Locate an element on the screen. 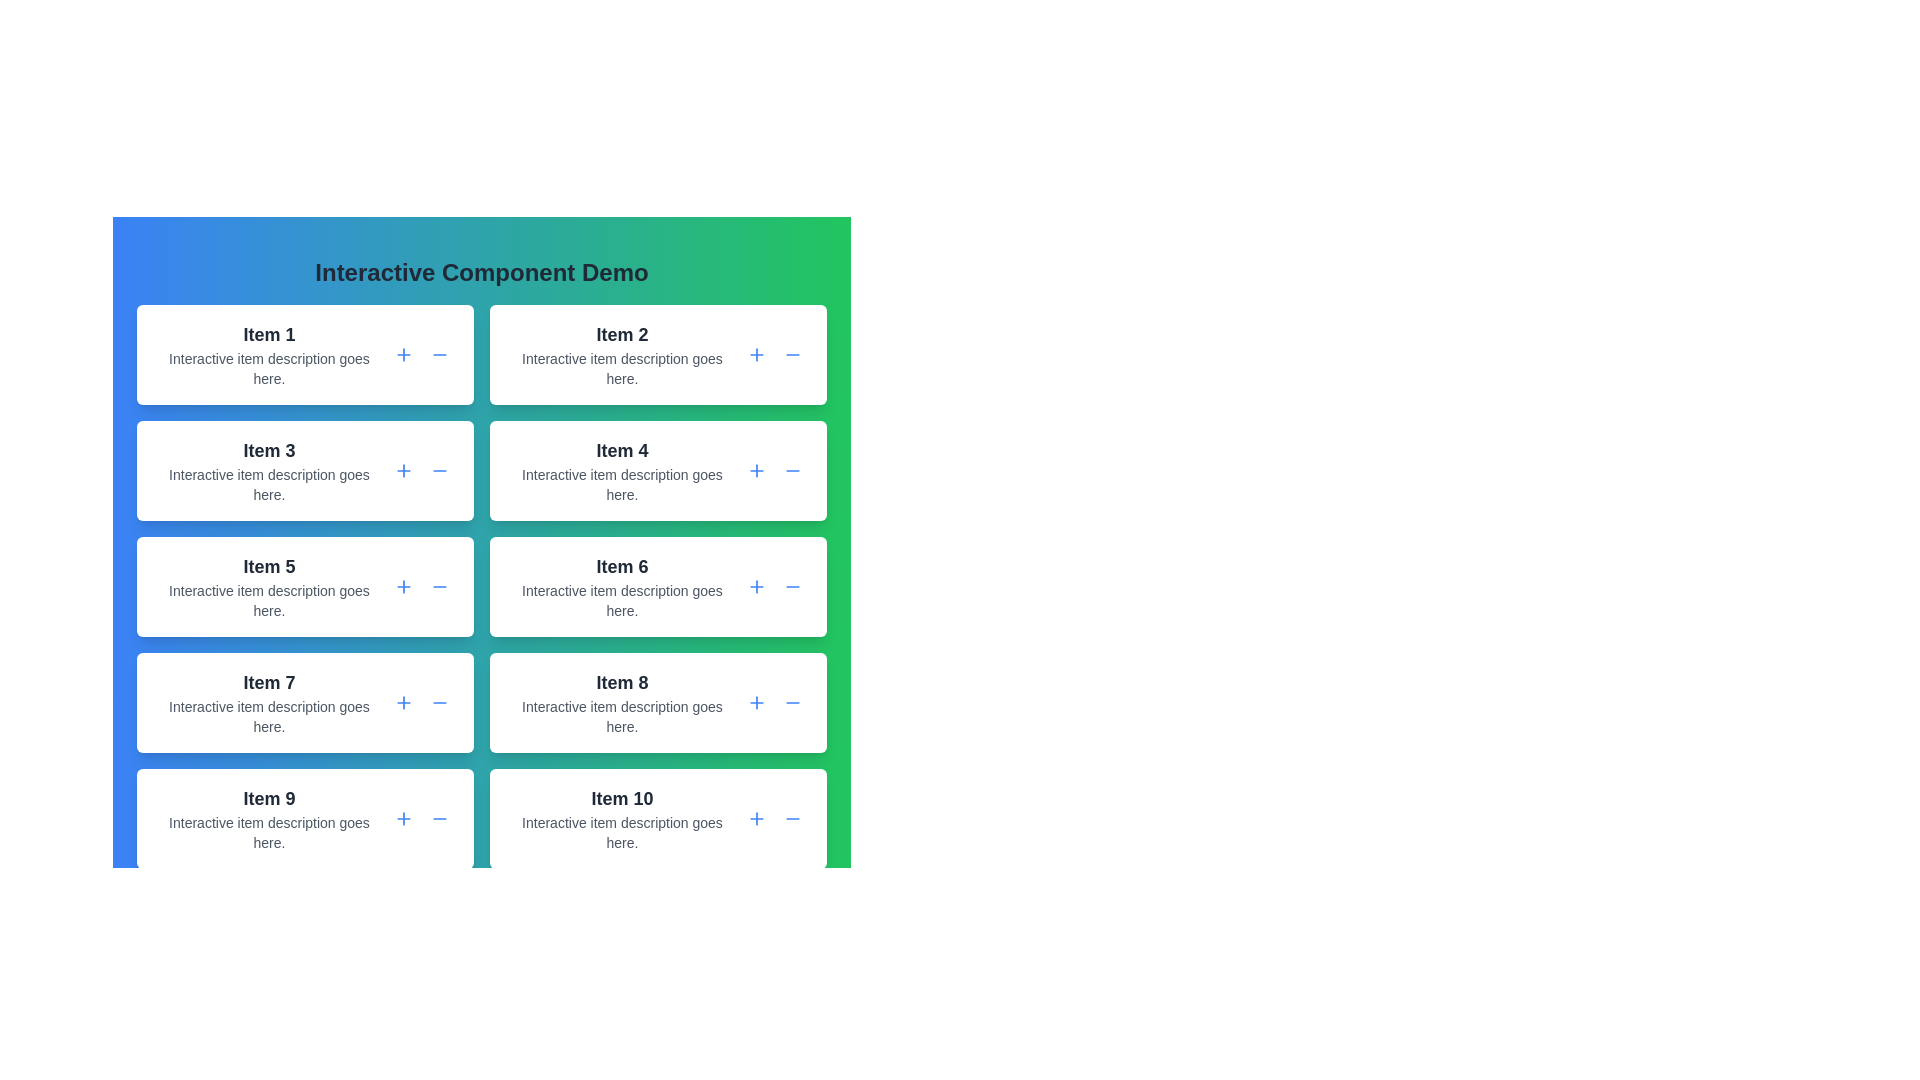 This screenshot has width=1920, height=1080. the text label that reads 'Interactive item description goes here.', which is styled in a smaller font size and gray color, located immediately below the bold title 'Item 2' is located at coordinates (621, 369).